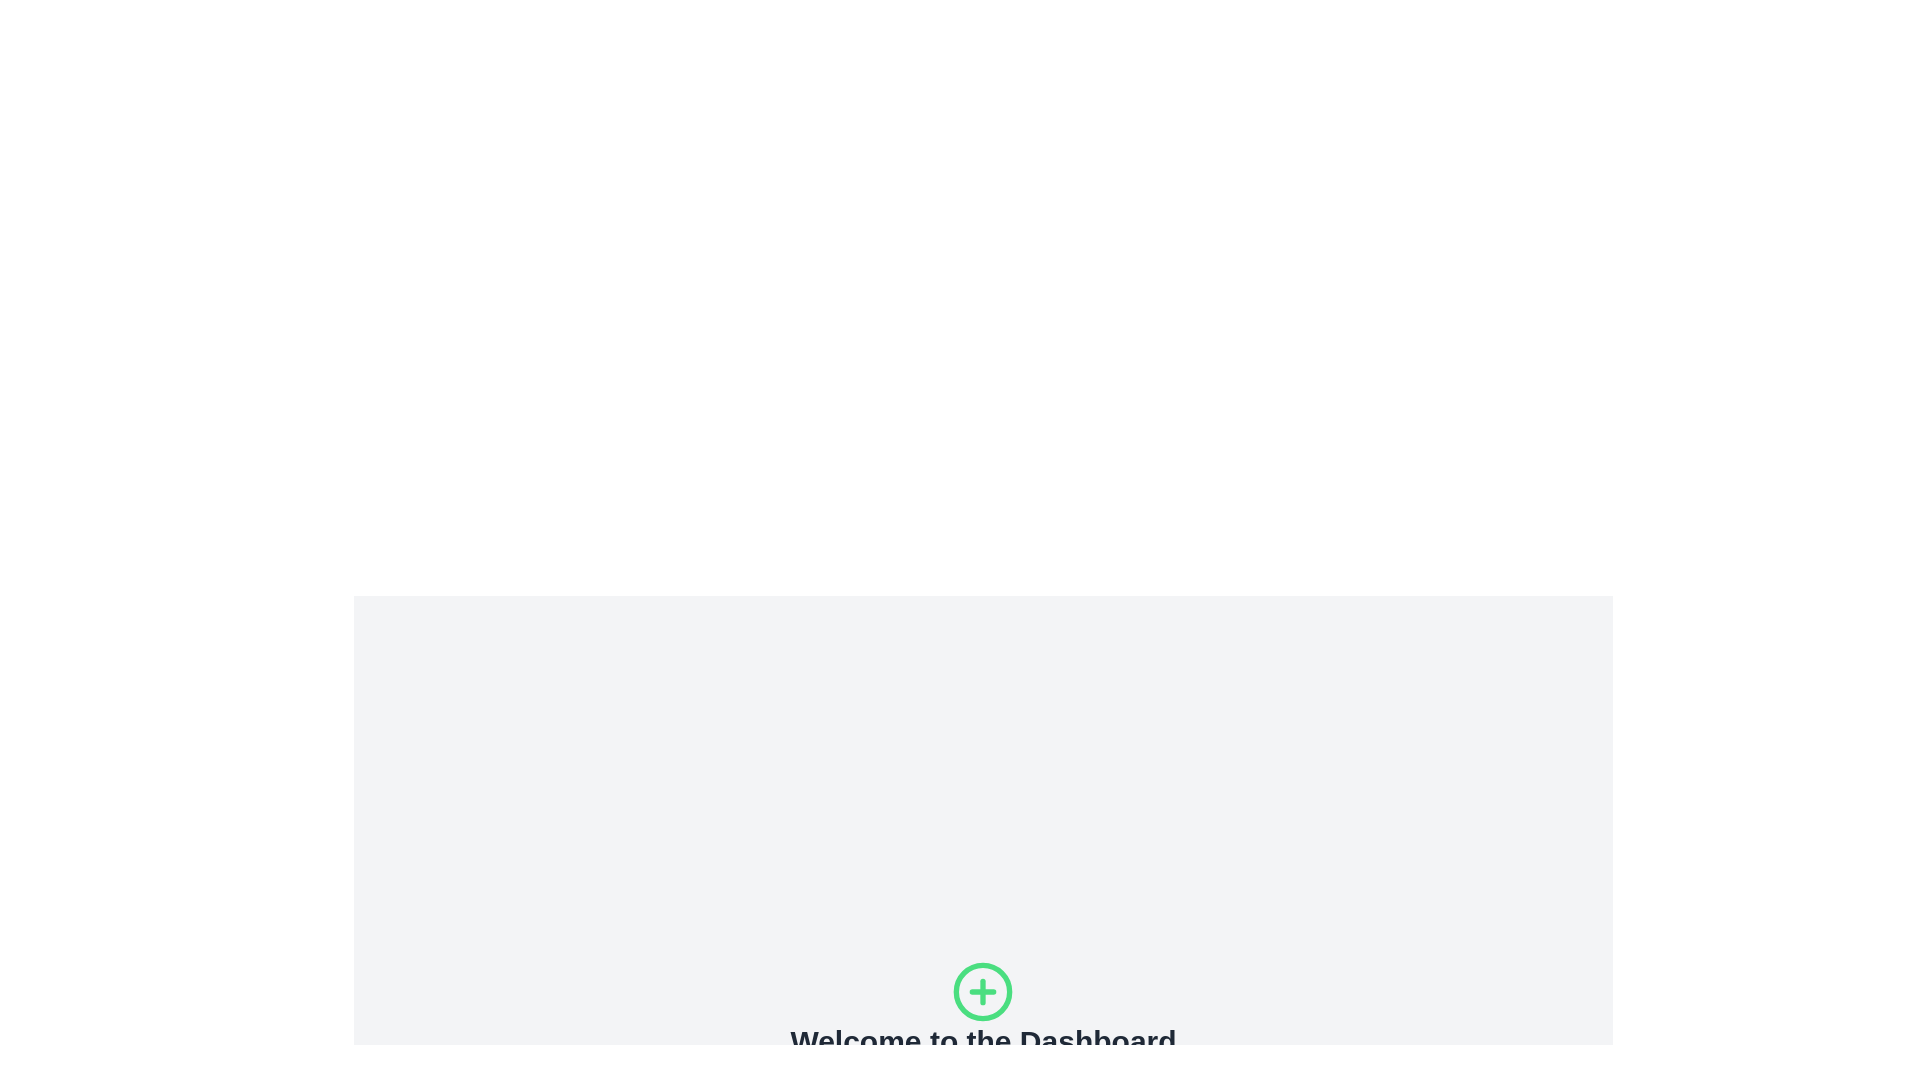 The width and height of the screenshot is (1920, 1080). Describe the element at coordinates (983, 991) in the screenshot. I see `the Circle Button with Plus Icon, which has a green outline and a plus sign in the center, to initiate an action` at that location.